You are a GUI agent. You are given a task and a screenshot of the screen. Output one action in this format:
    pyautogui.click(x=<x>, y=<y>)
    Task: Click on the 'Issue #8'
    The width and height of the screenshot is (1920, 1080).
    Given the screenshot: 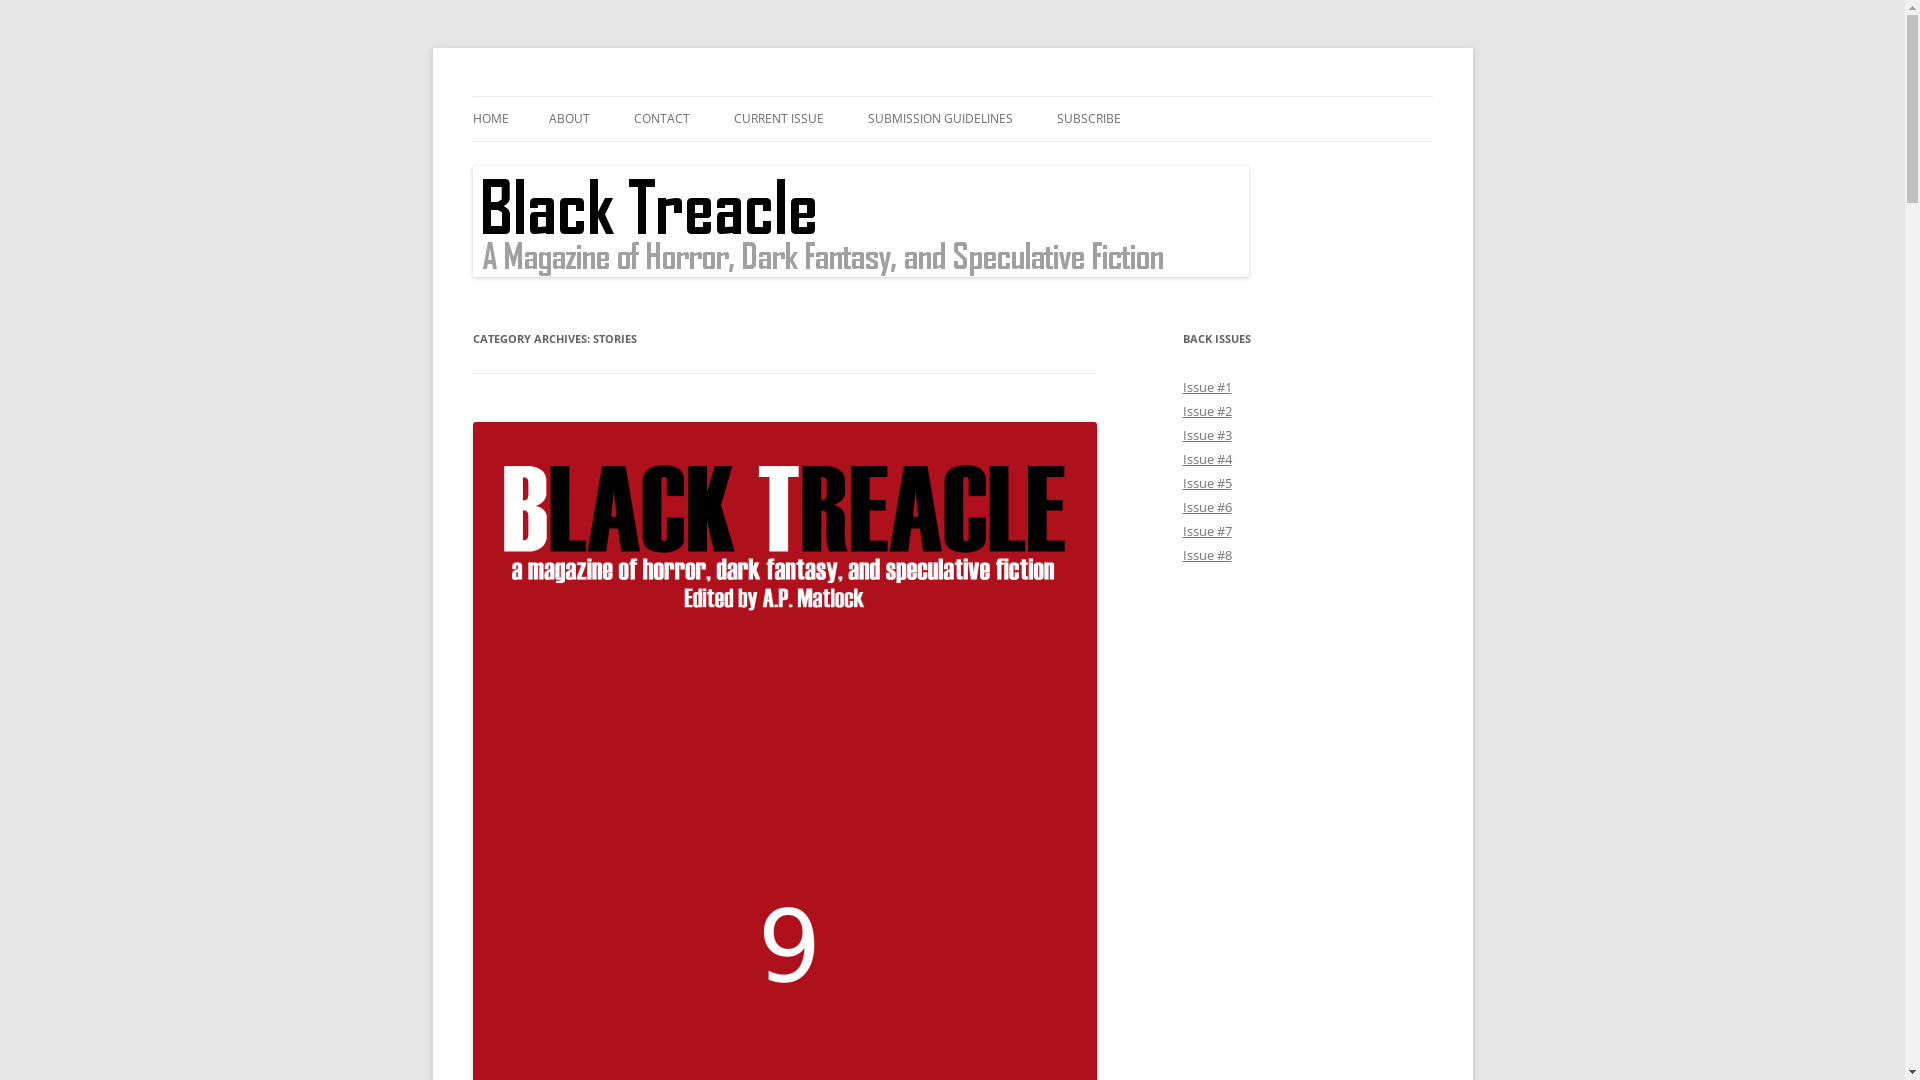 What is the action you would take?
    pyautogui.click(x=1181, y=555)
    